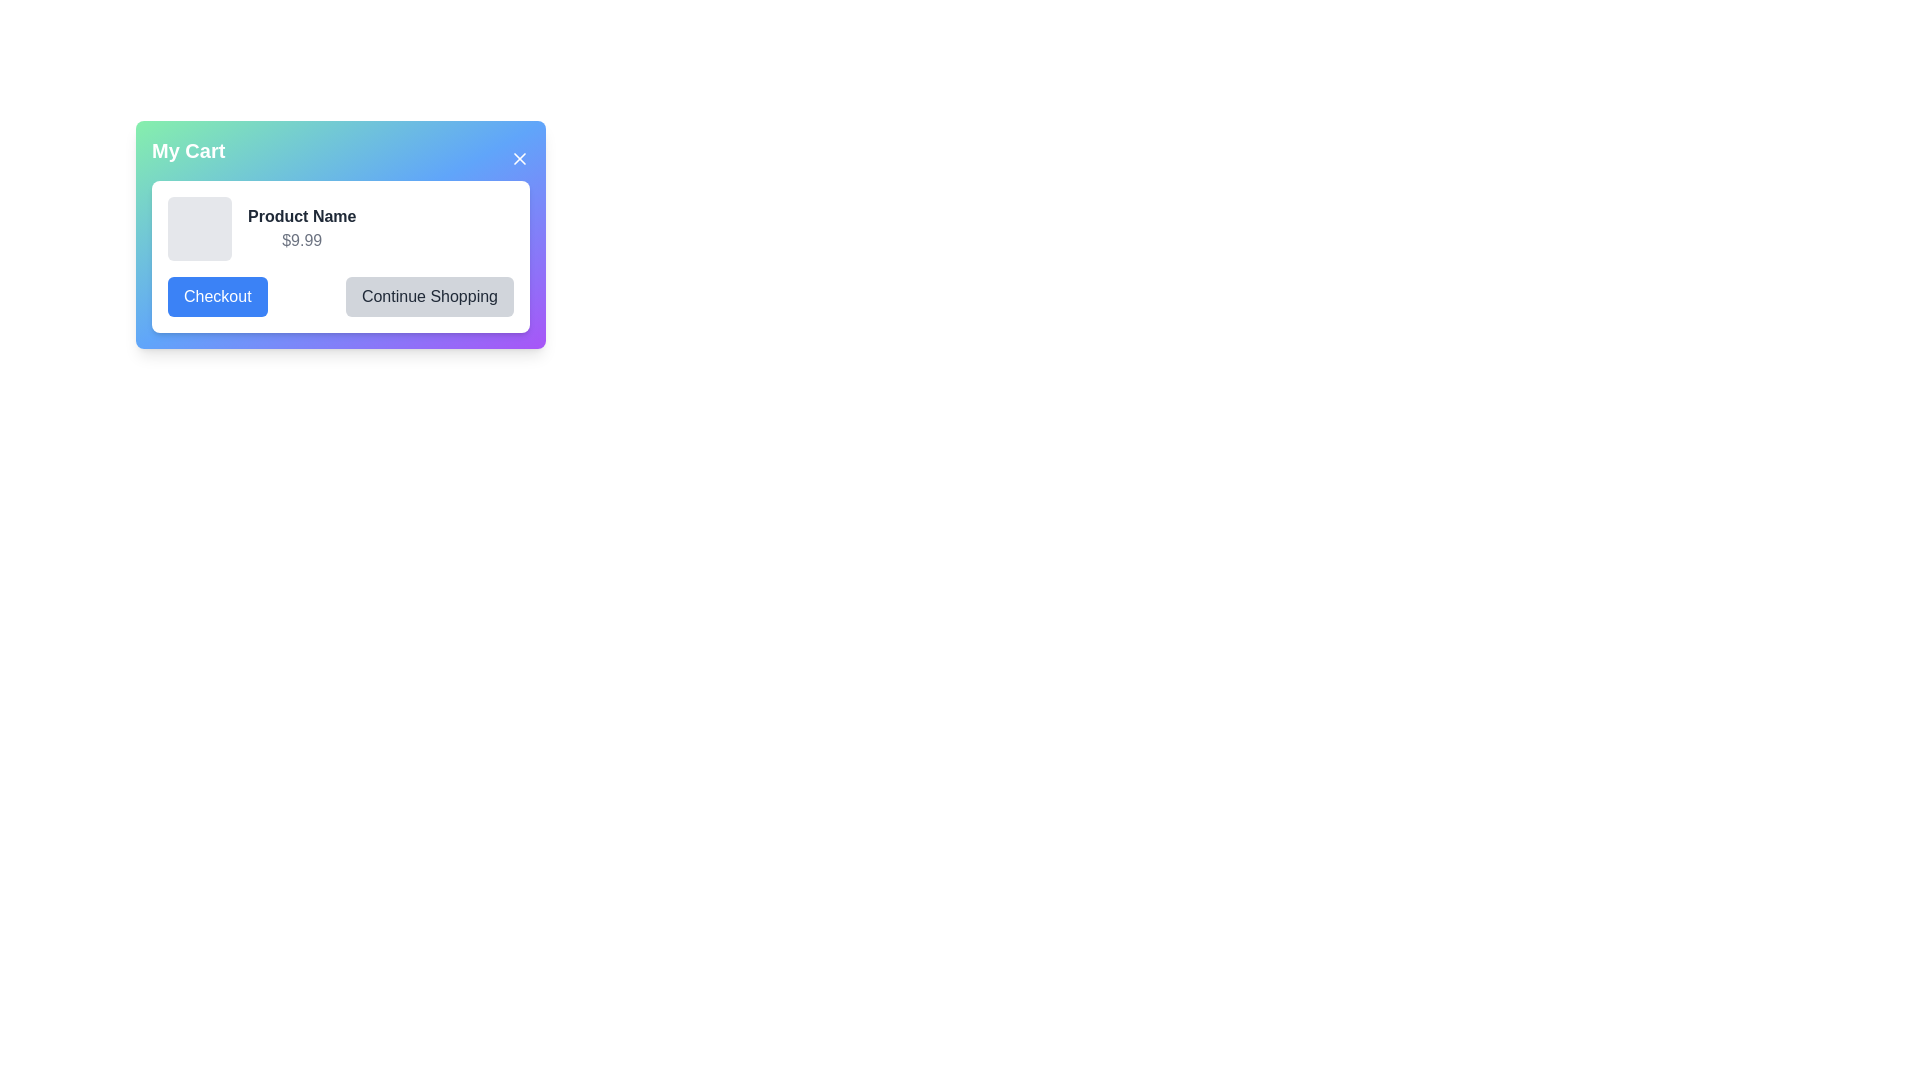 The height and width of the screenshot is (1080, 1920). Describe the element at coordinates (301, 216) in the screenshot. I see `the 'Product Name' text label in the 'My Cart' section, which is styled in bold dark gray against a white background` at that location.